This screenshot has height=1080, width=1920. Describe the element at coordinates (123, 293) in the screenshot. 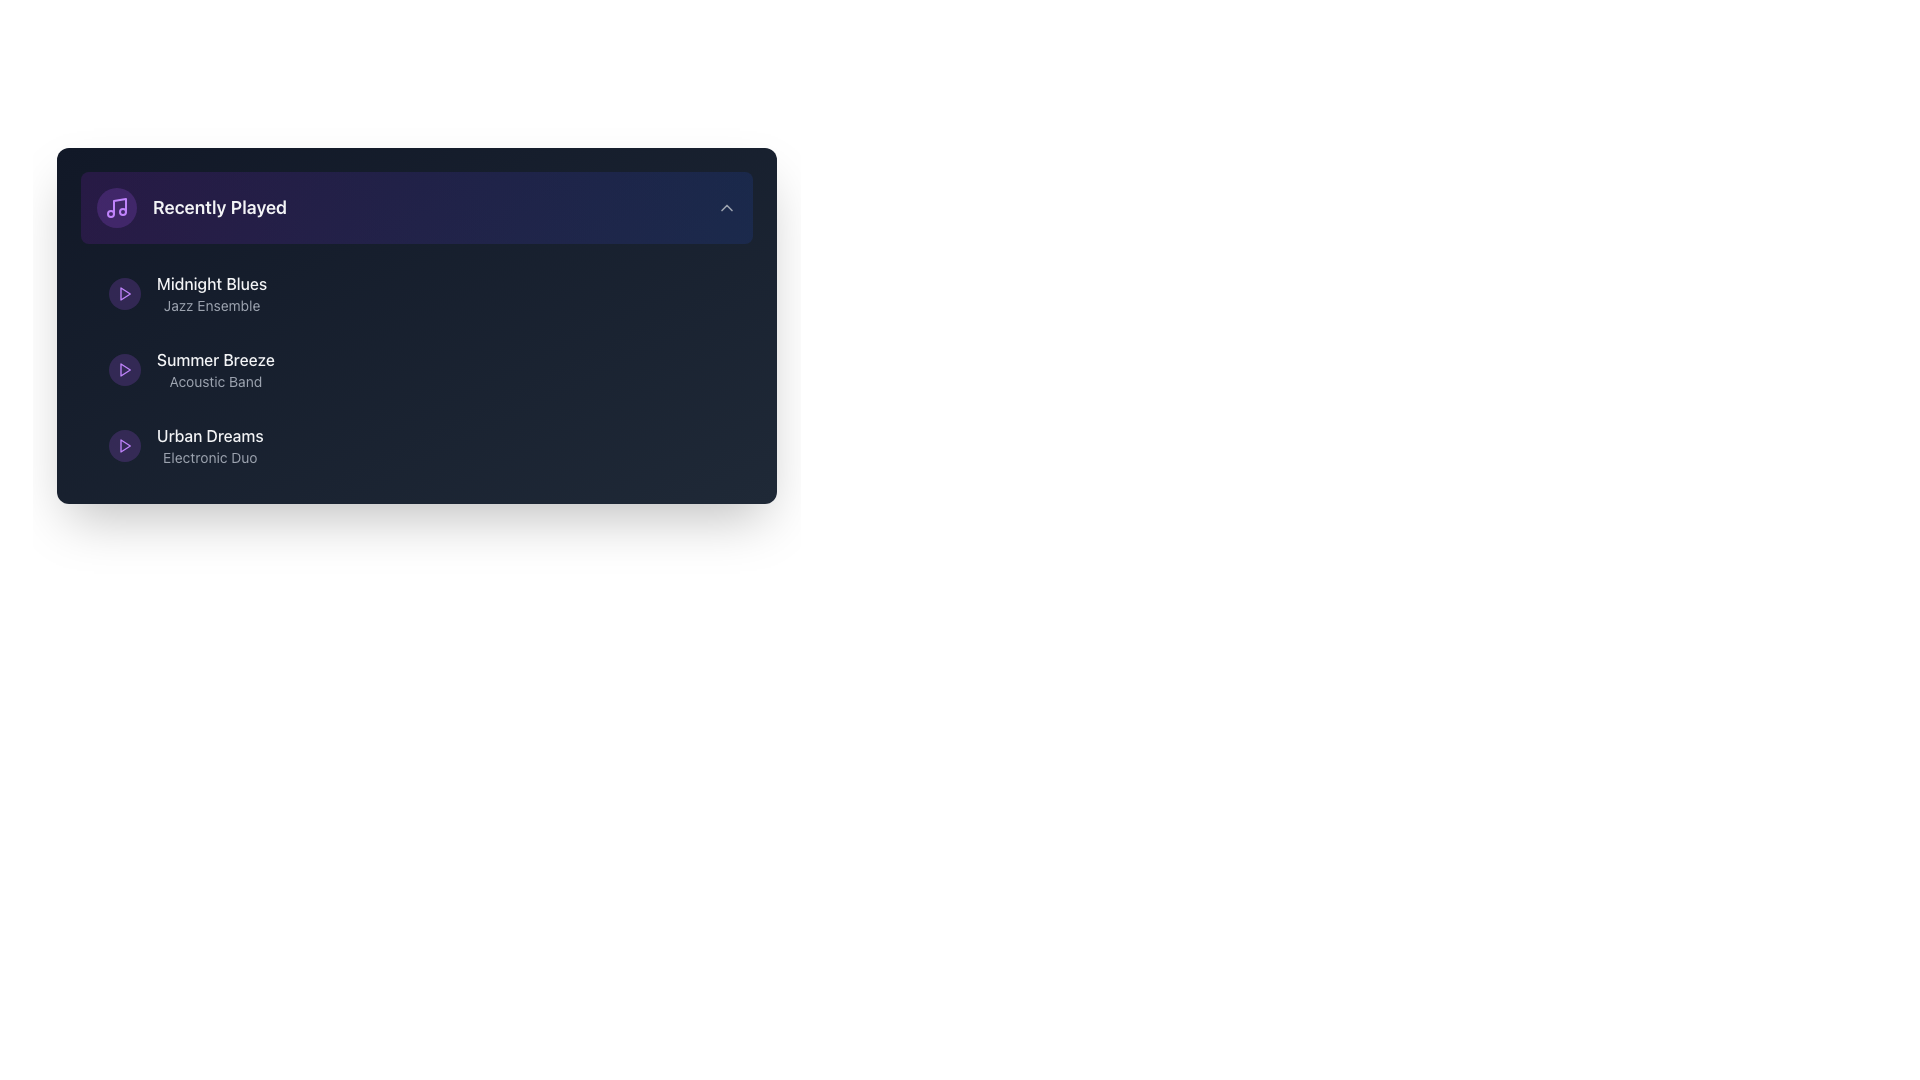

I see `the circular play button with a purple border and light purple play symbol` at that location.